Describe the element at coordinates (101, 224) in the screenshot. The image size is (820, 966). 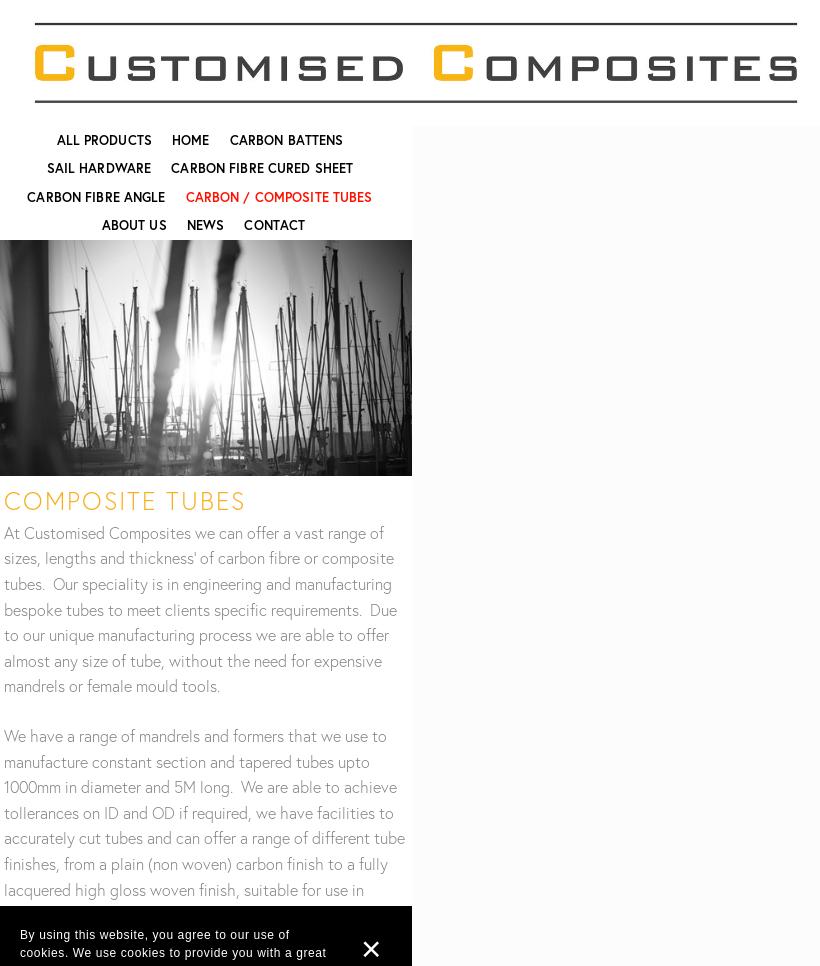
I see `'About Us'` at that location.